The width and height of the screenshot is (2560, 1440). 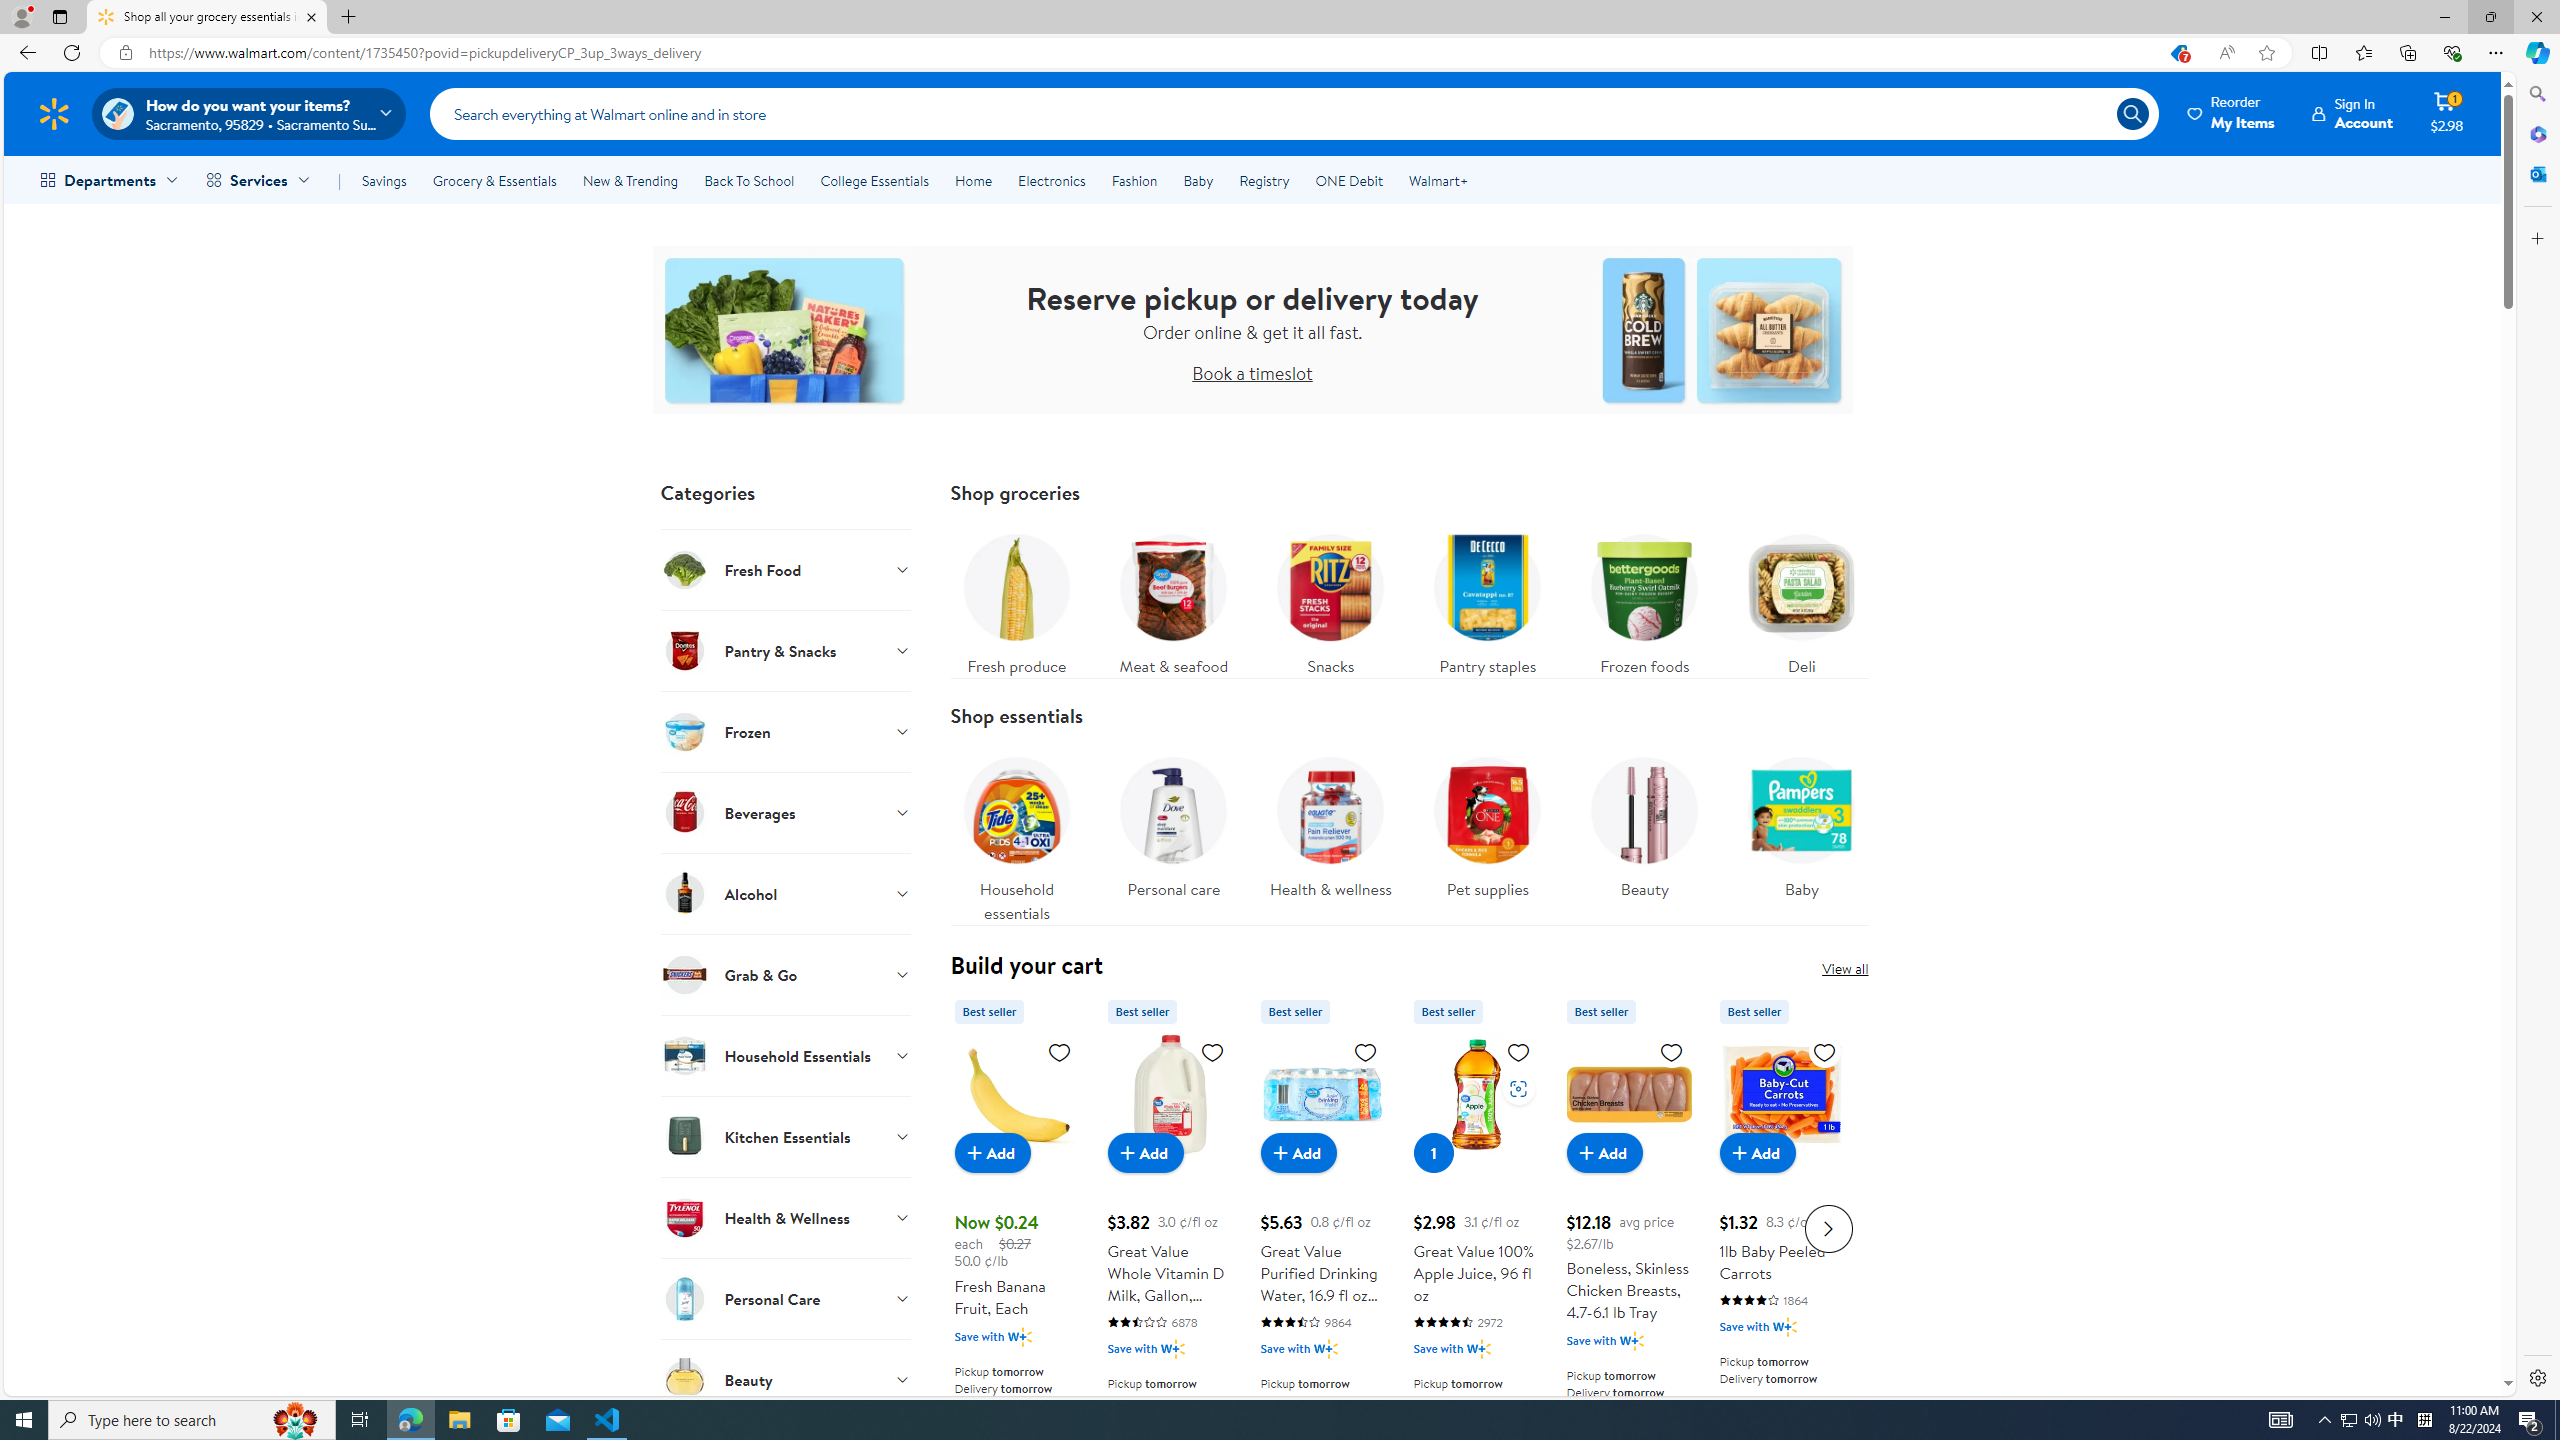 I want to click on 'Deli', so click(x=1801, y=598).